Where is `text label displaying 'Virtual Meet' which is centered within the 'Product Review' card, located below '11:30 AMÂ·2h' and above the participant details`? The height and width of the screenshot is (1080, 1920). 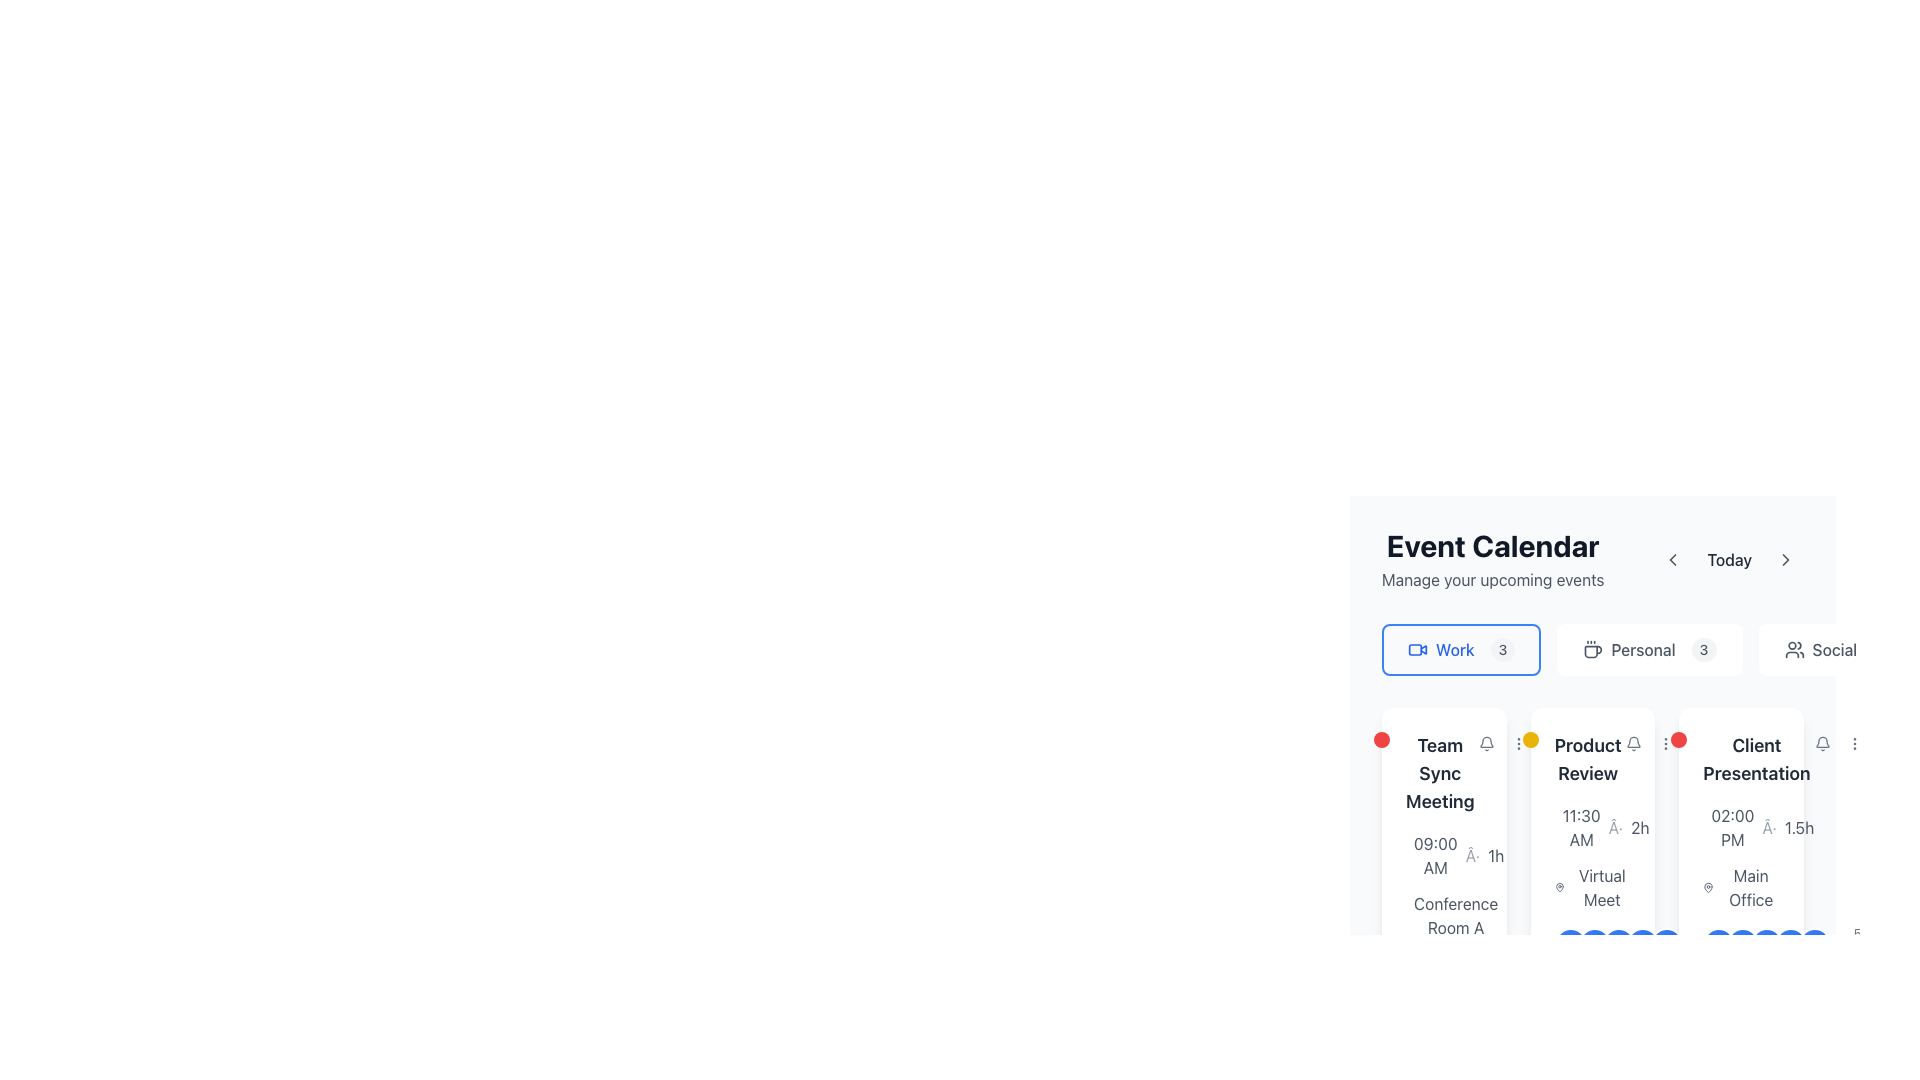
text label displaying 'Virtual Meet' which is centered within the 'Product Review' card, located below '11:30 AMÂ·2h' and above the participant details is located at coordinates (1592, 898).